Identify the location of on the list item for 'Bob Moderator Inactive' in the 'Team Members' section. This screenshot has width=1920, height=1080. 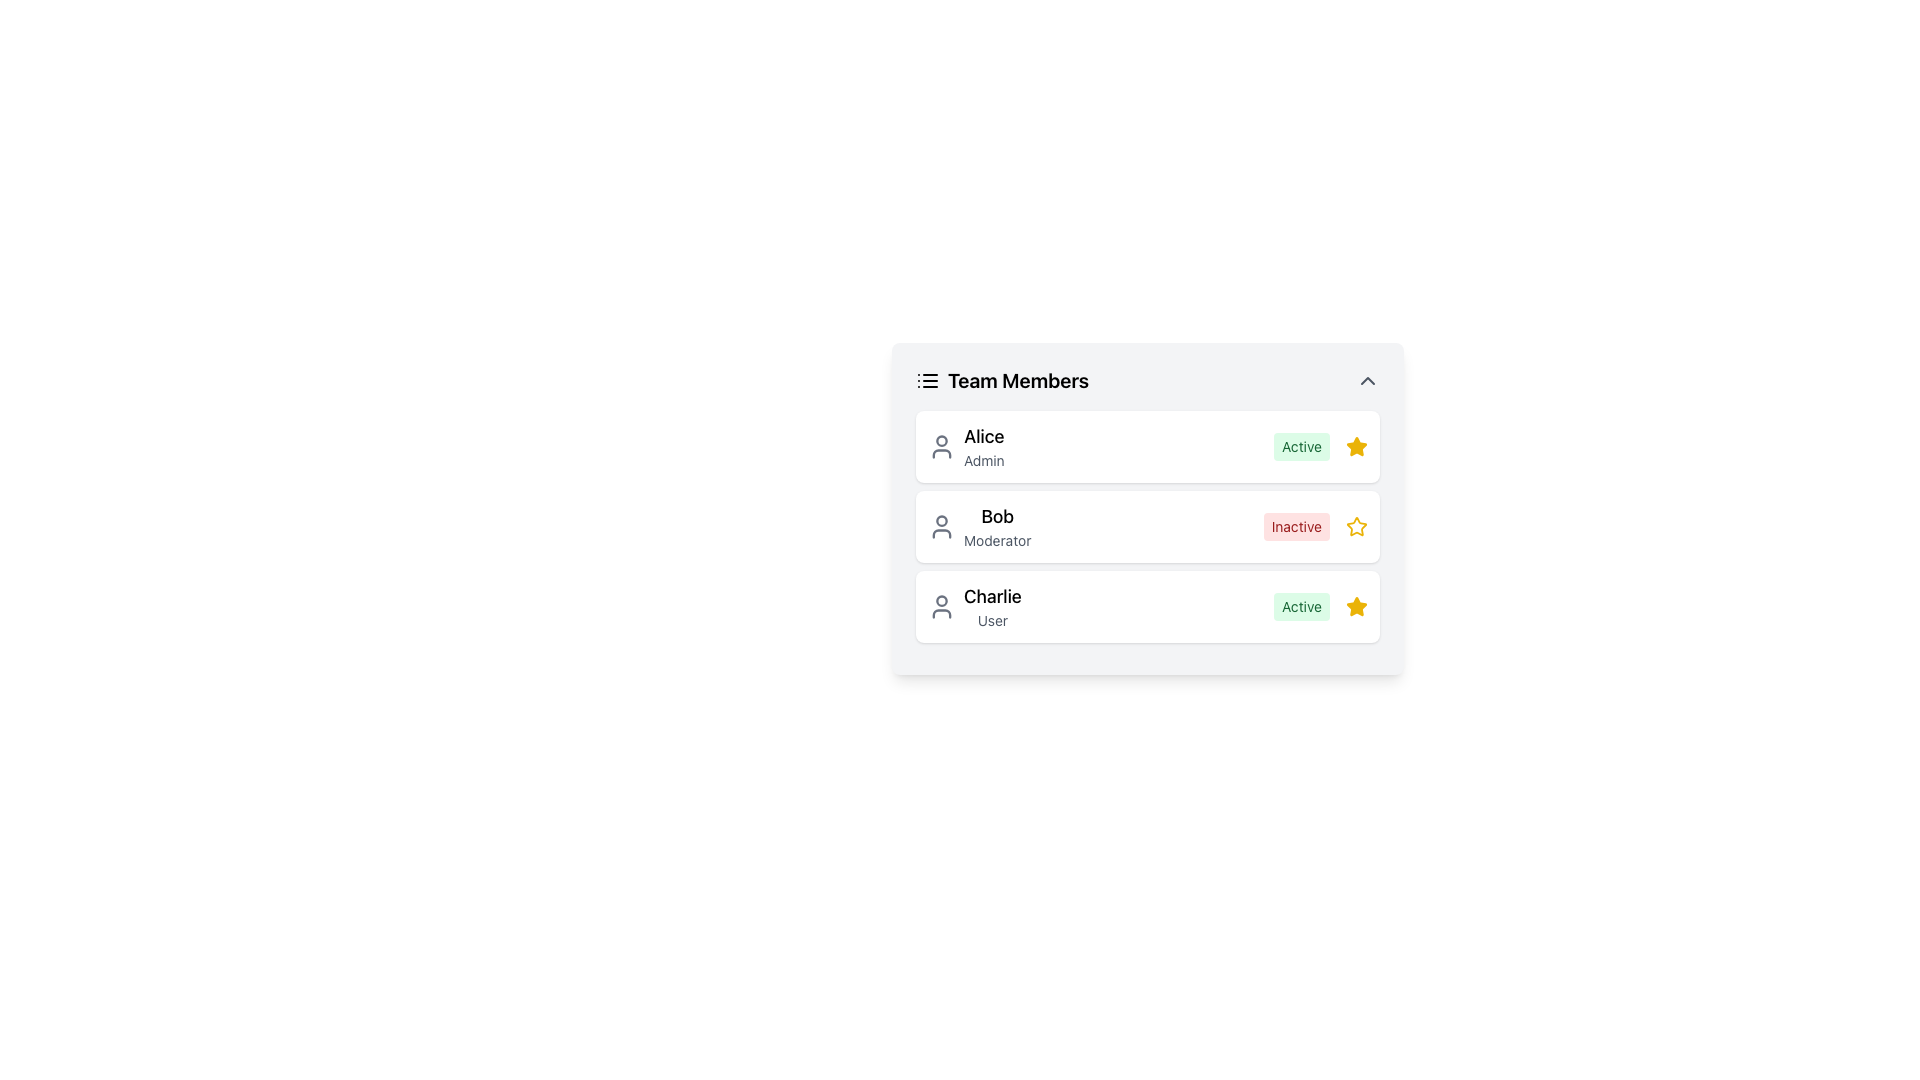
(1147, 526).